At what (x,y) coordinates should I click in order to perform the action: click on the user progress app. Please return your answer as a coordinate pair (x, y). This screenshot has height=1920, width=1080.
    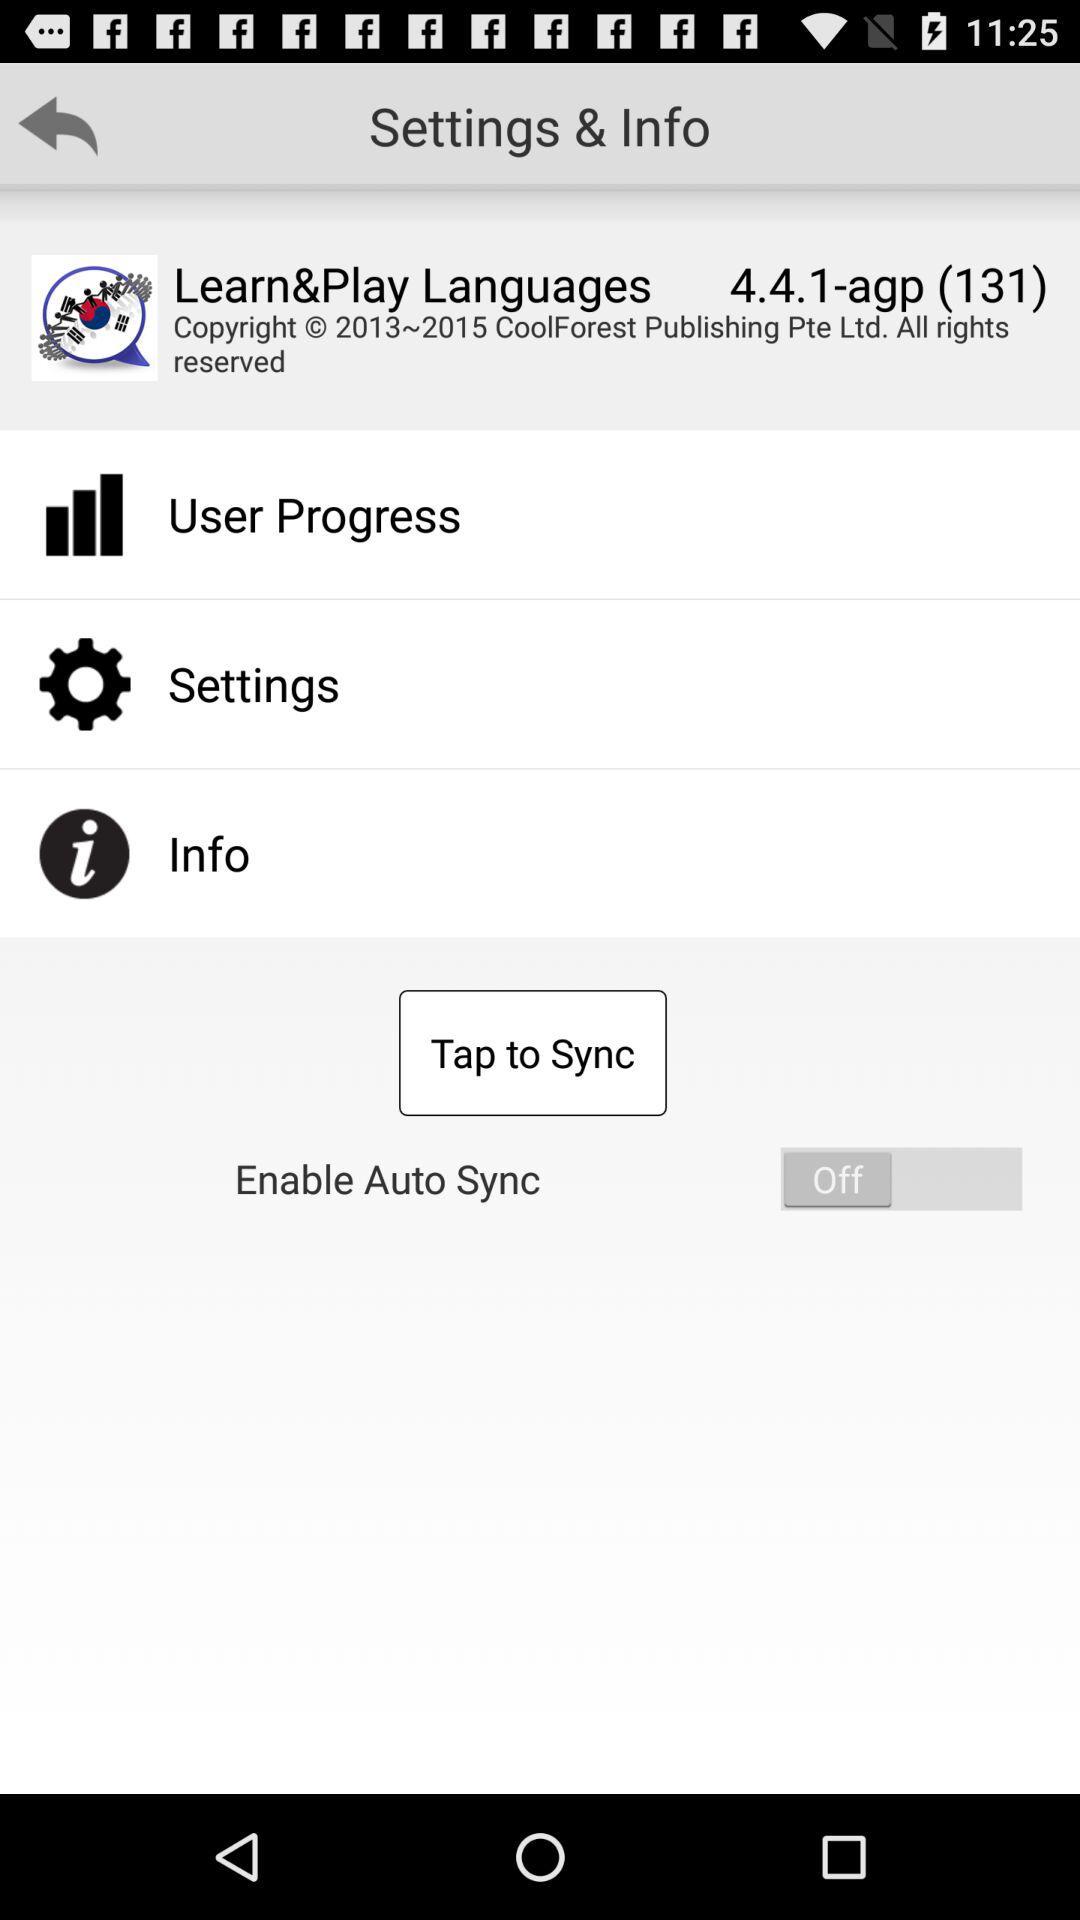
    Looking at the image, I should click on (314, 514).